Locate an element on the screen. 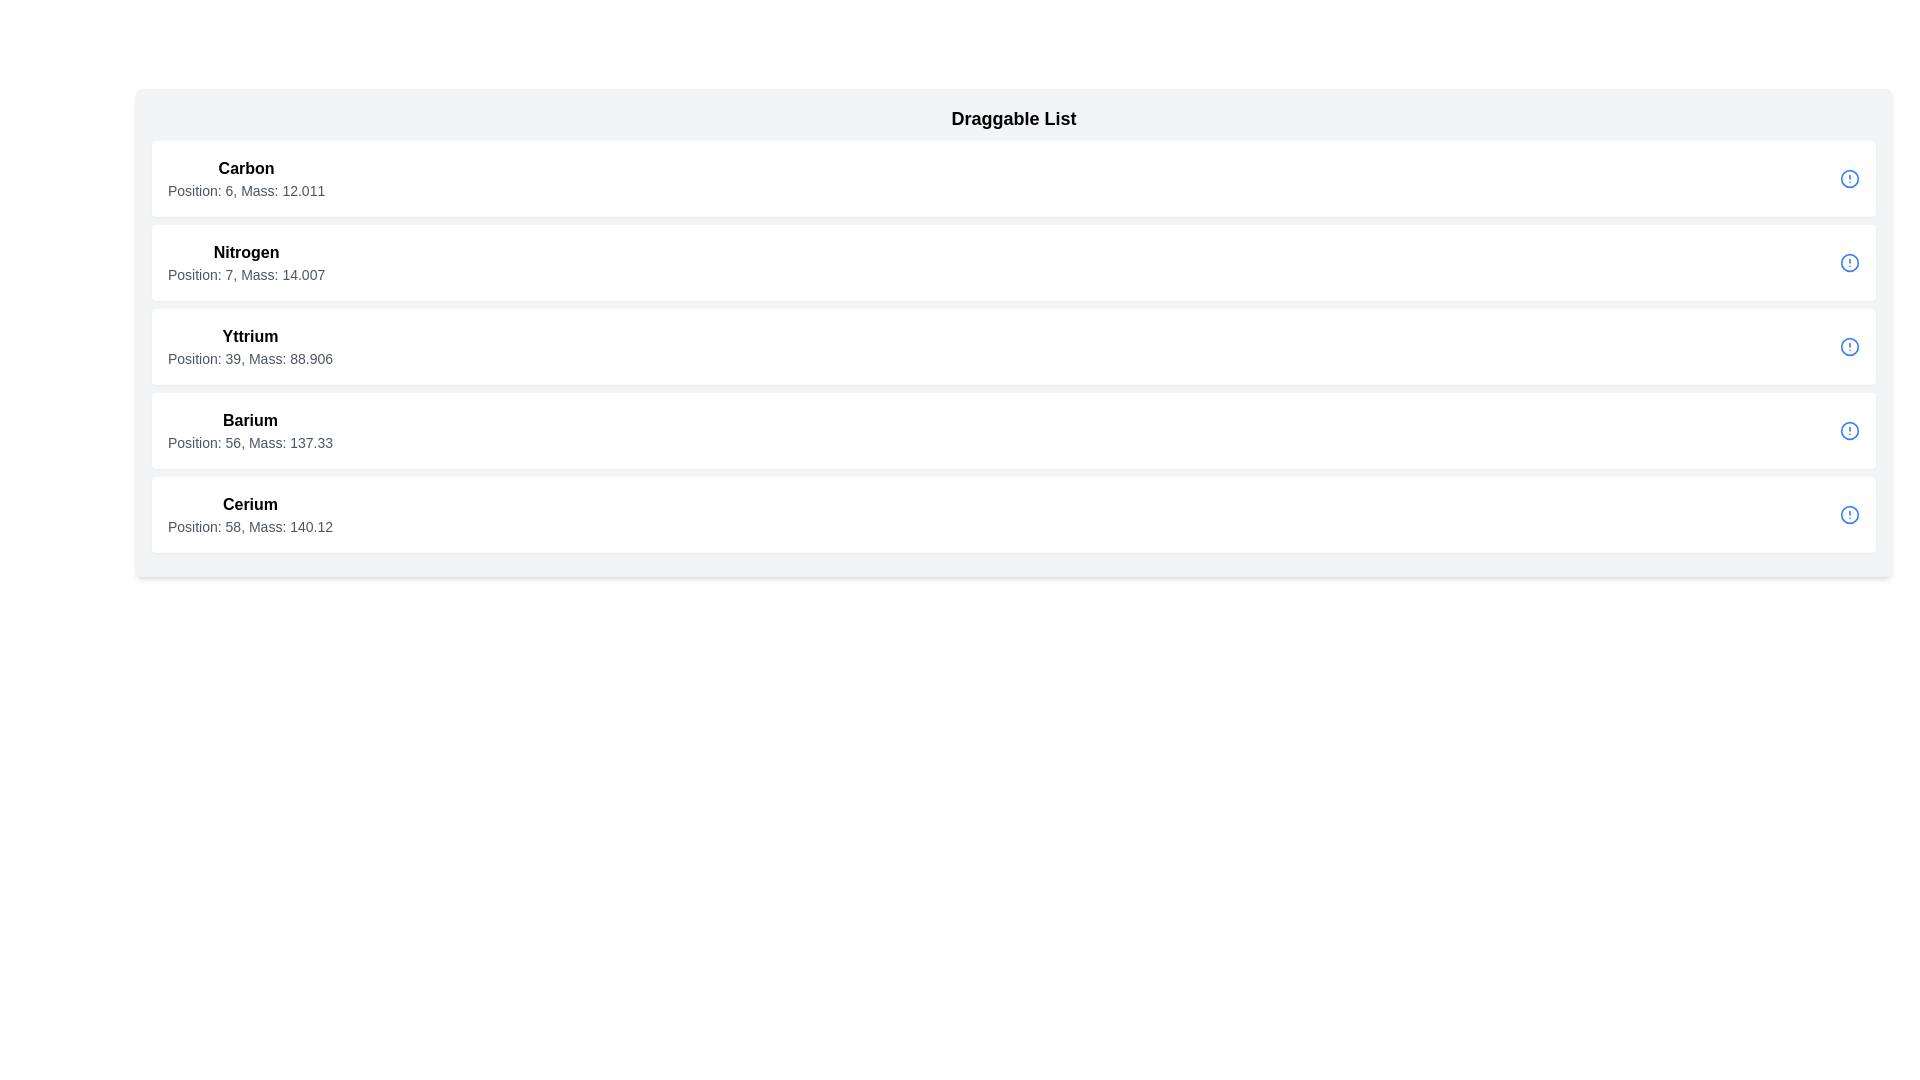 This screenshot has width=1920, height=1080. the alert icon associated with the 'Nitrogen' row, which is right-aligned within the interface is located at coordinates (1848, 261).